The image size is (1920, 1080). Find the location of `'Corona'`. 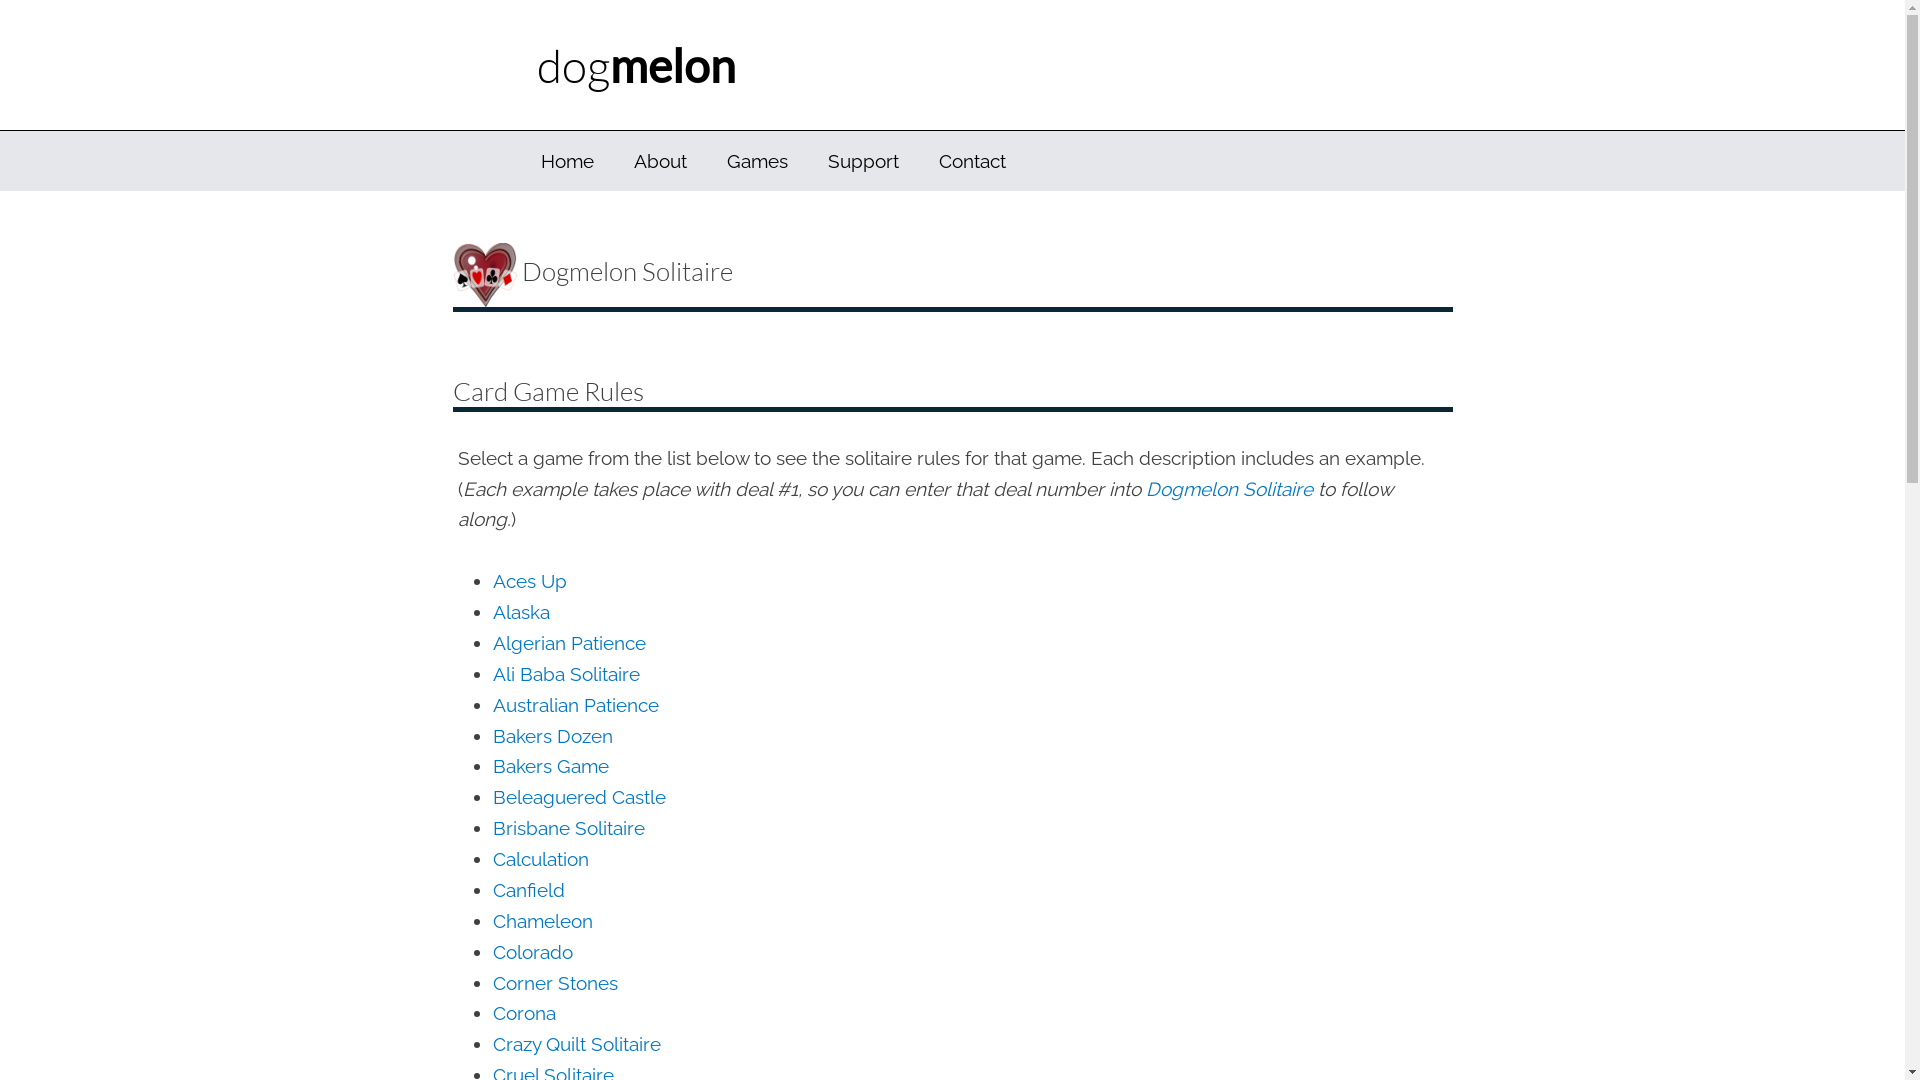

'Corona' is located at coordinates (523, 1013).